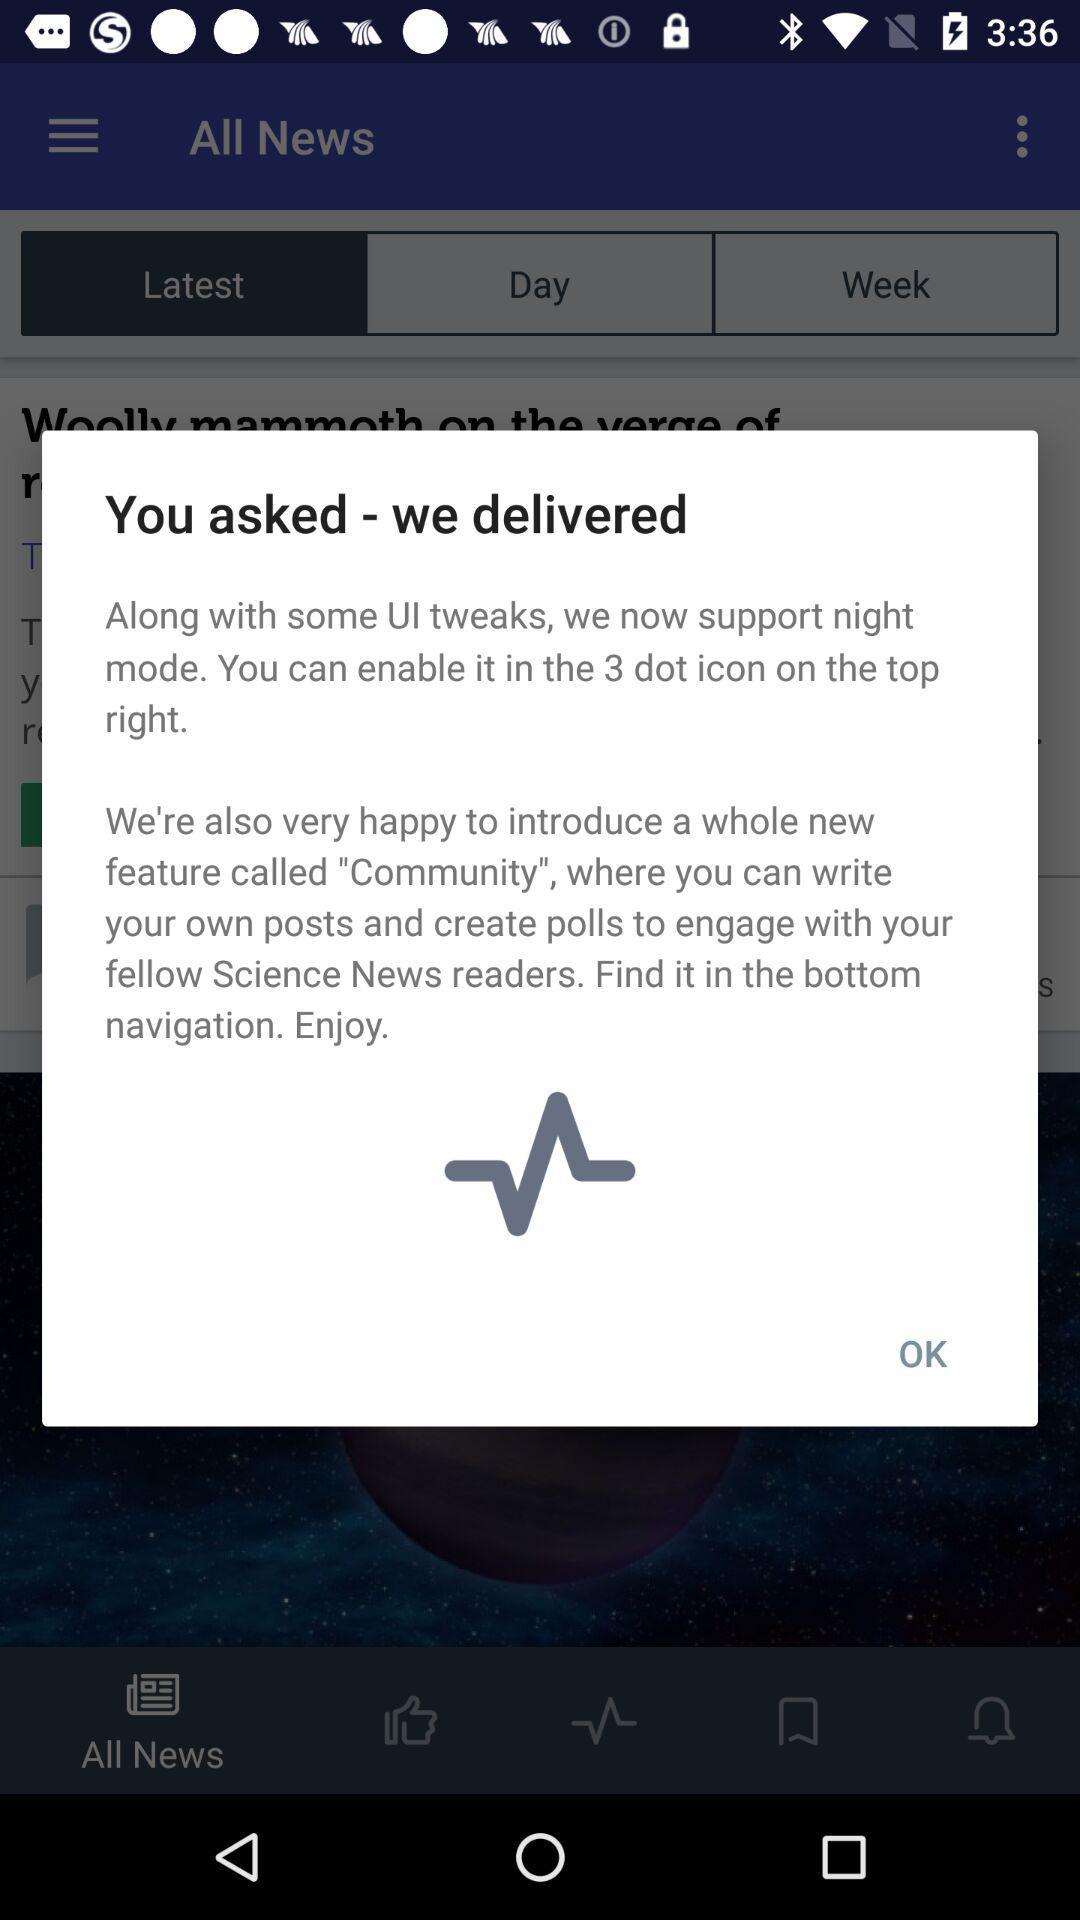  What do you see at coordinates (922, 1353) in the screenshot?
I see `the ok item` at bounding box center [922, 1353].